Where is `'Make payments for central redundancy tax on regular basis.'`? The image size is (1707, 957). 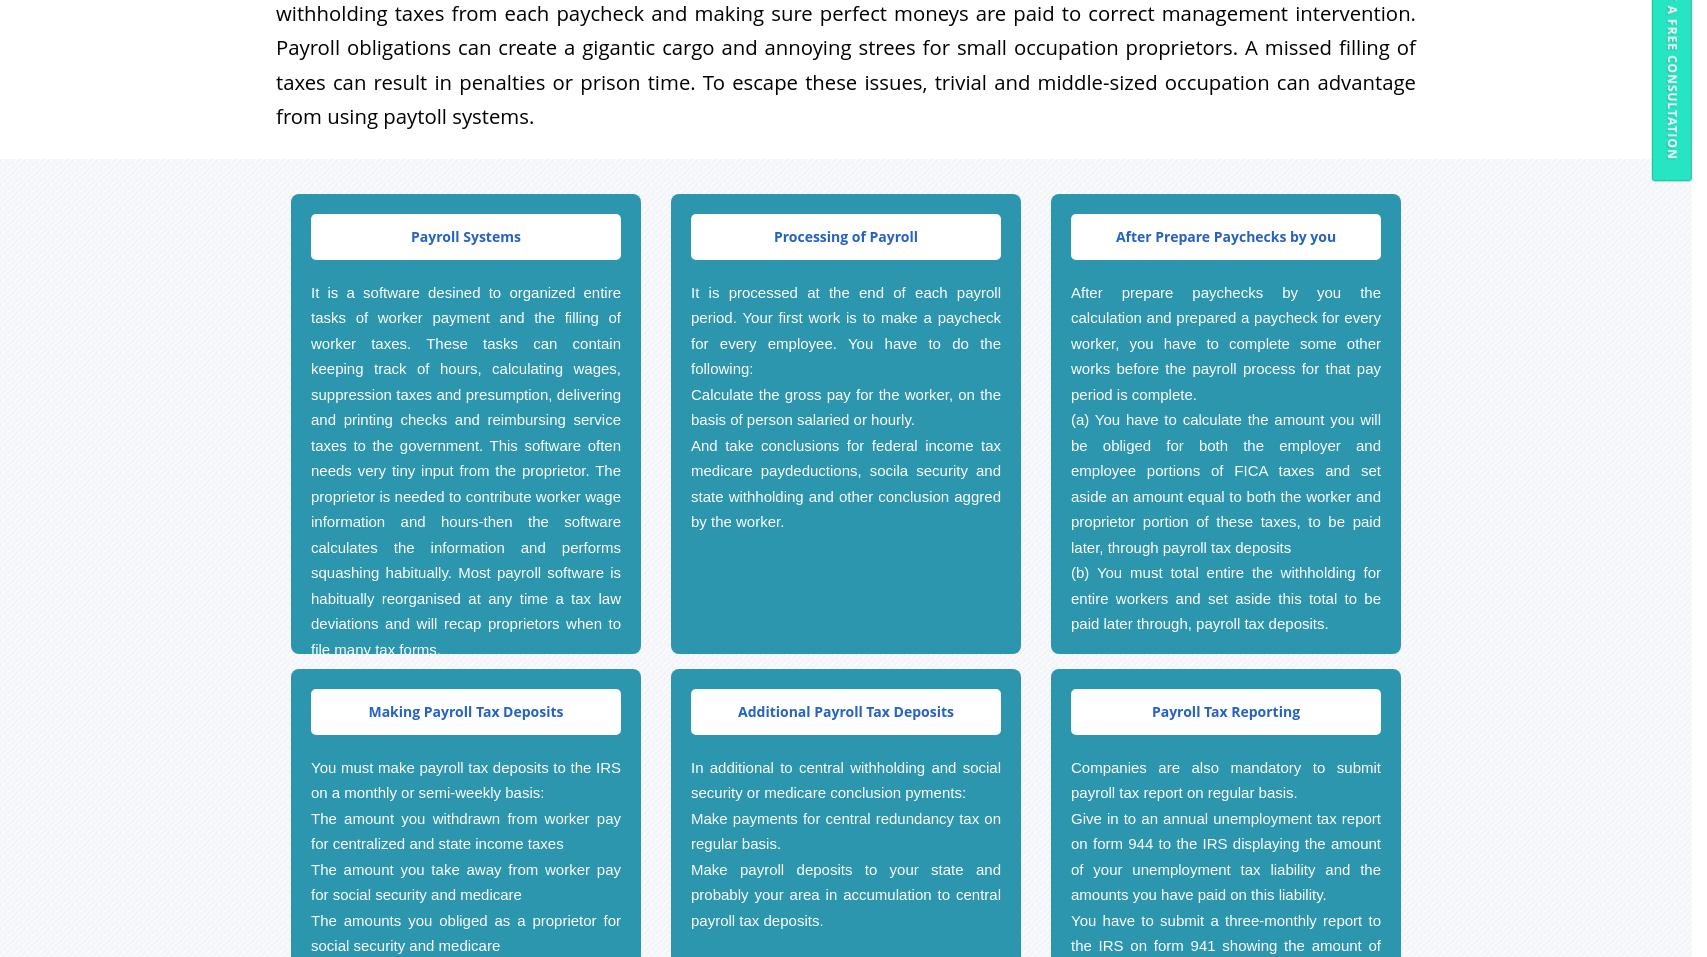
'Make payments for central redundancy tax on regular basis.' is located at coordinates (845, 829).